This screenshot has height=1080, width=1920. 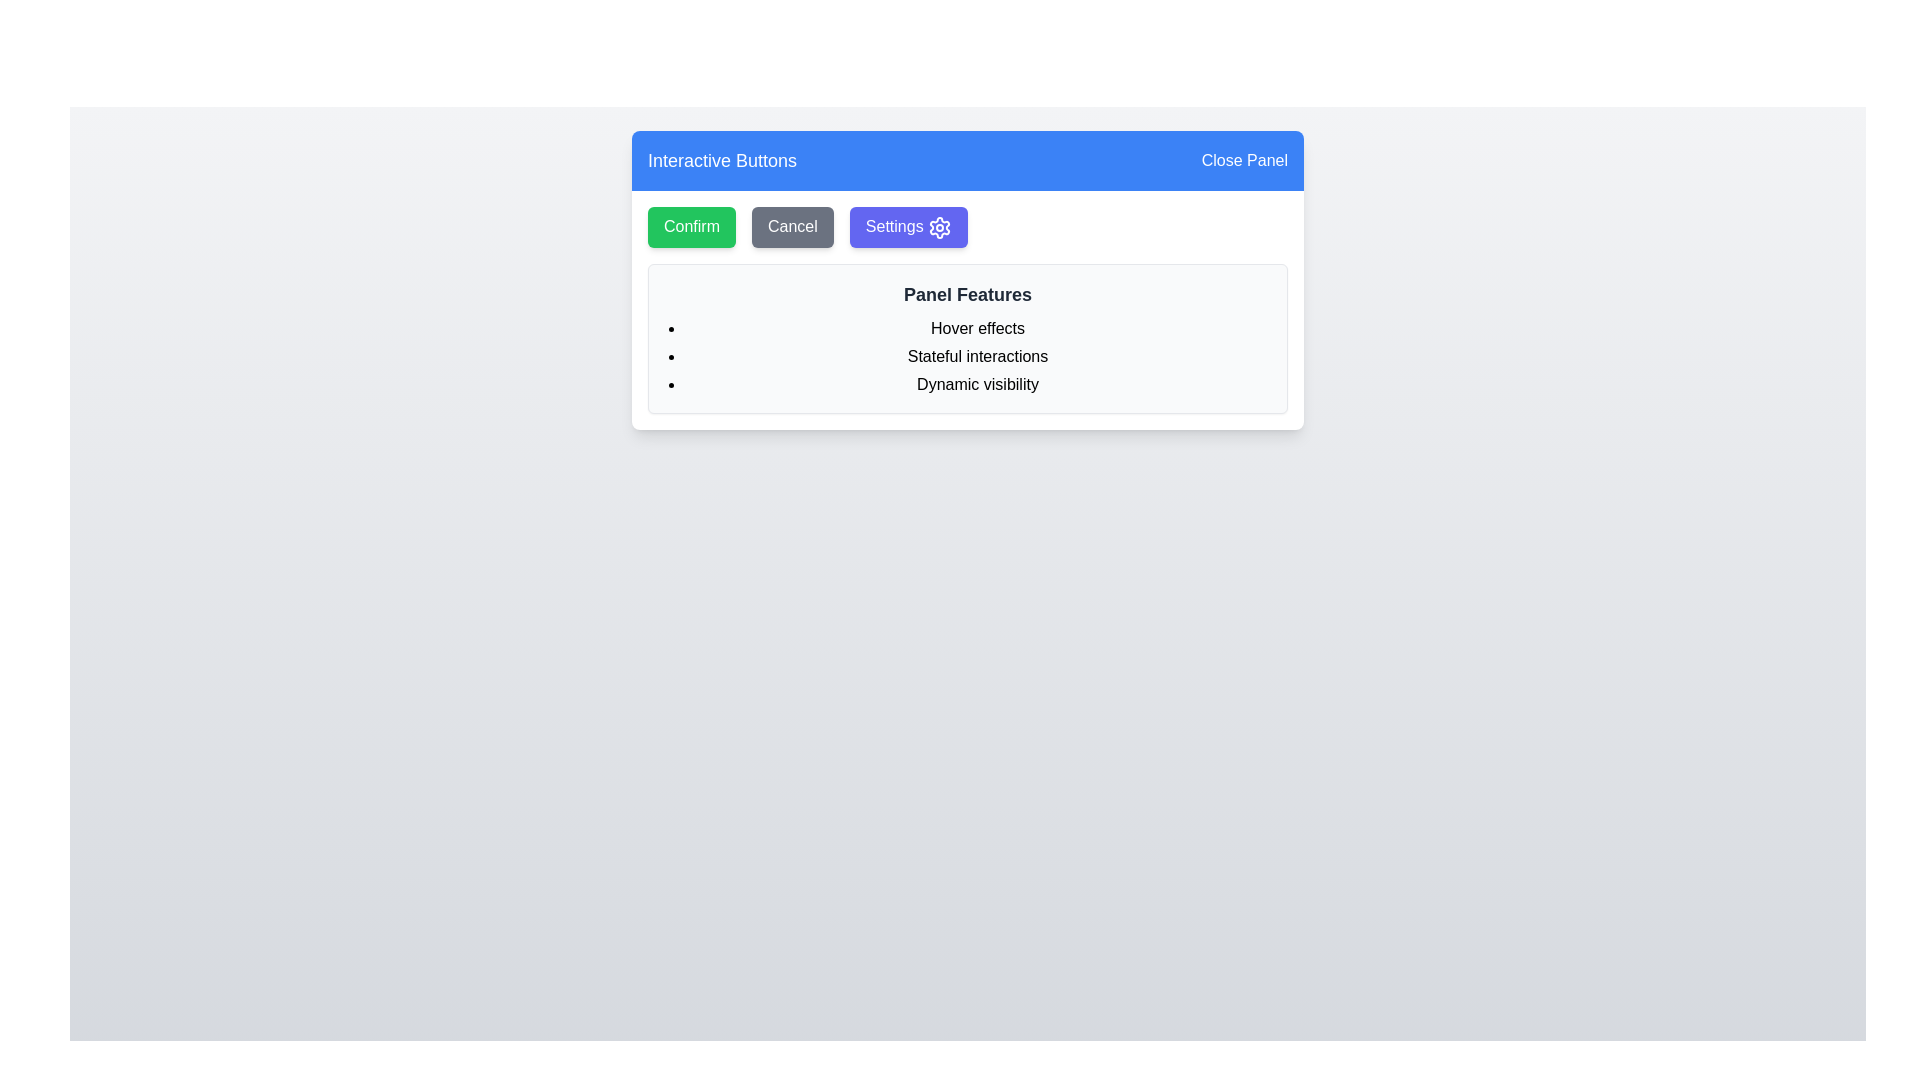 What do you see at coordinates (978, 326) in the screenshot?
I see `the static text displaying 'Hover effects' in the bullet list under 'Panel Features'` at bounding box center [978, 326].